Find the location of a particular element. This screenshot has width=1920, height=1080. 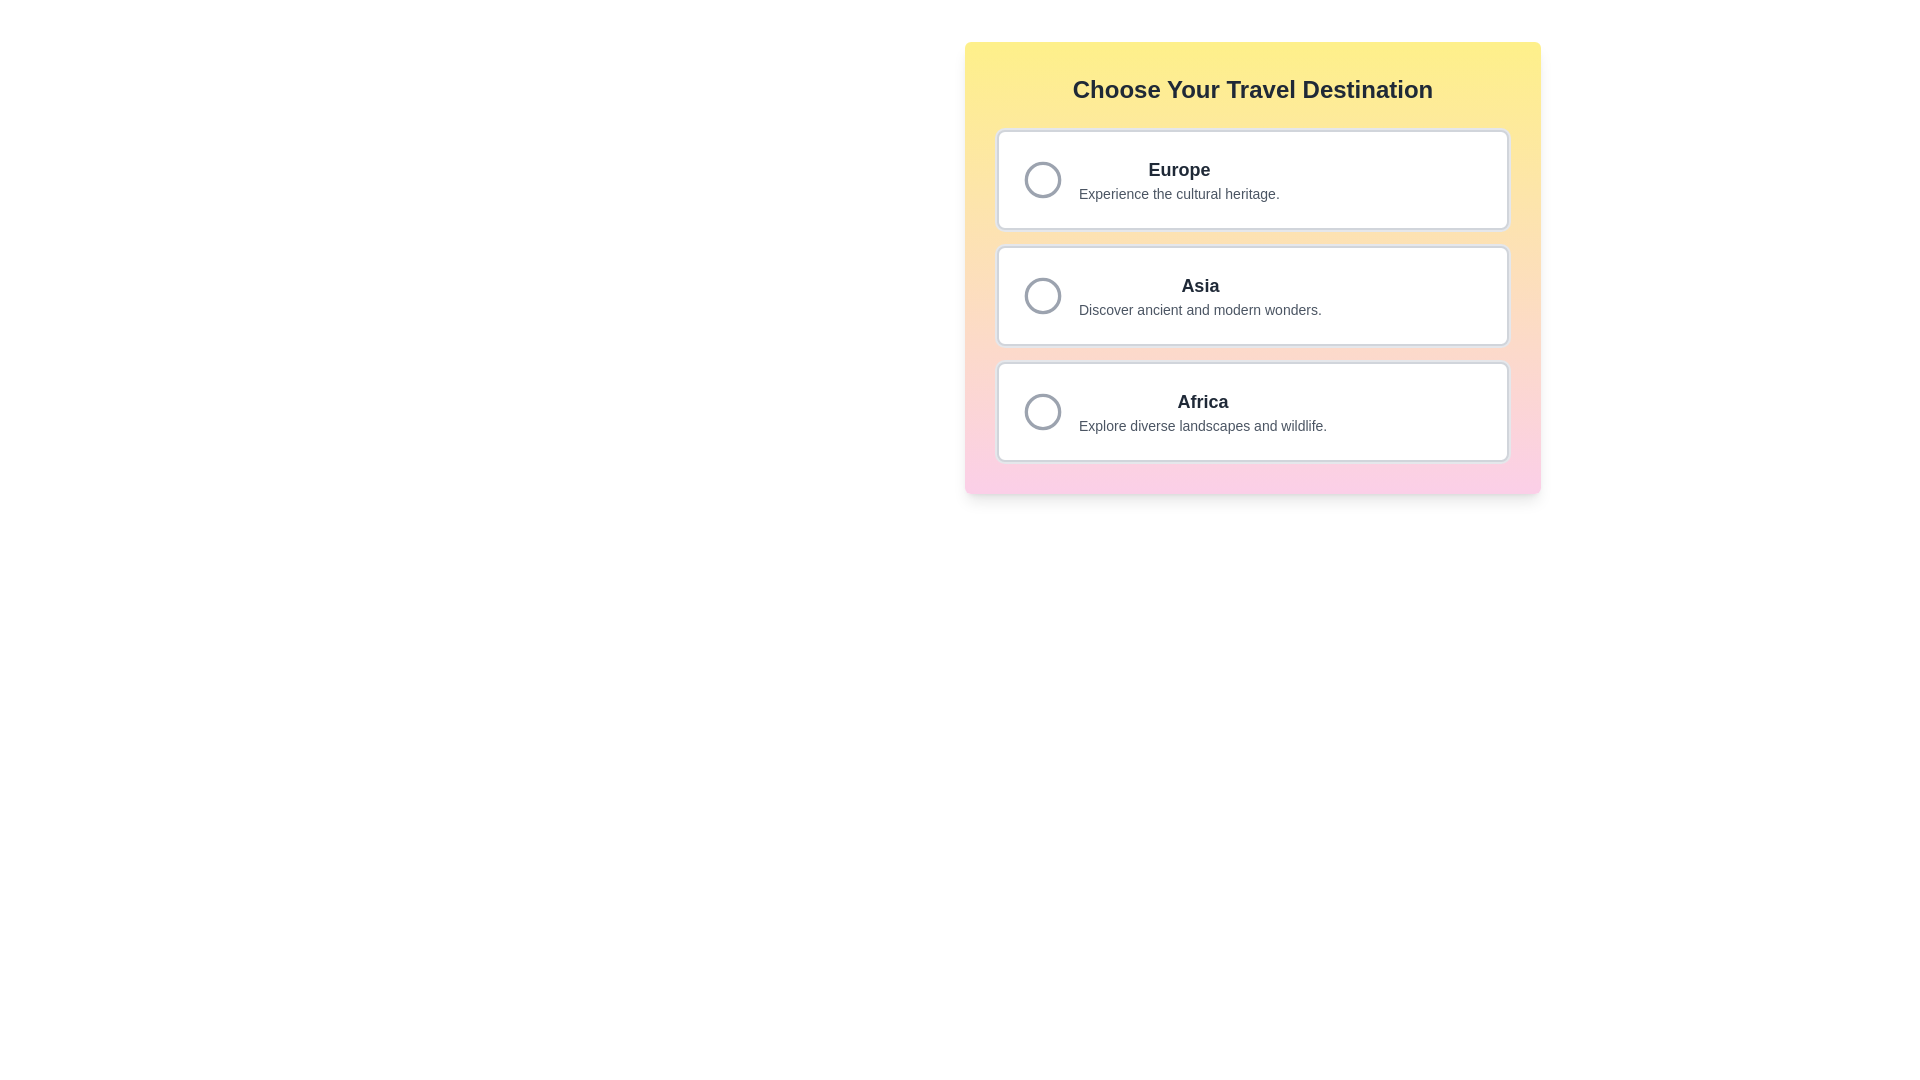

the radio button located to the left of the text 'Asia' is located at coordinates (1041, 296).